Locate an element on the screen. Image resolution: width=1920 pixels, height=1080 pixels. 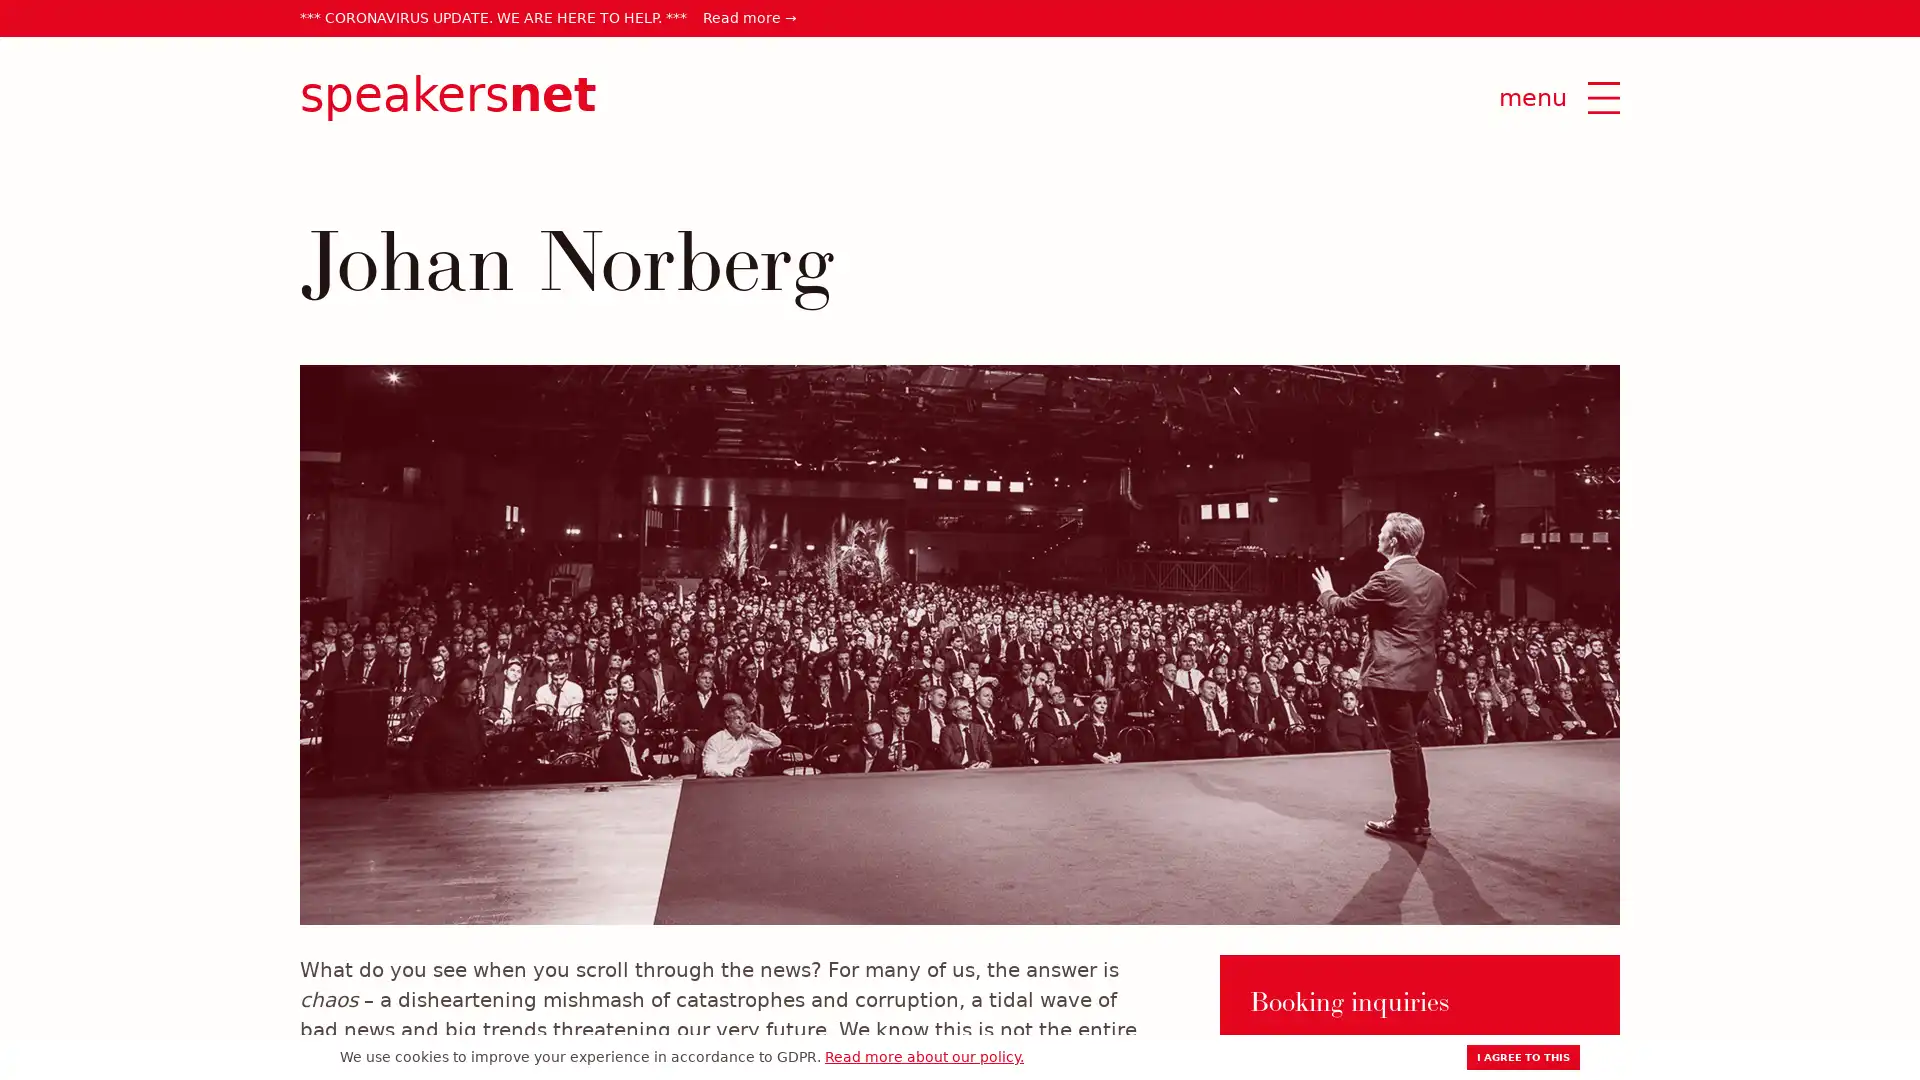
I AGREE TO THIS is located at coordinates (1522, 1056).